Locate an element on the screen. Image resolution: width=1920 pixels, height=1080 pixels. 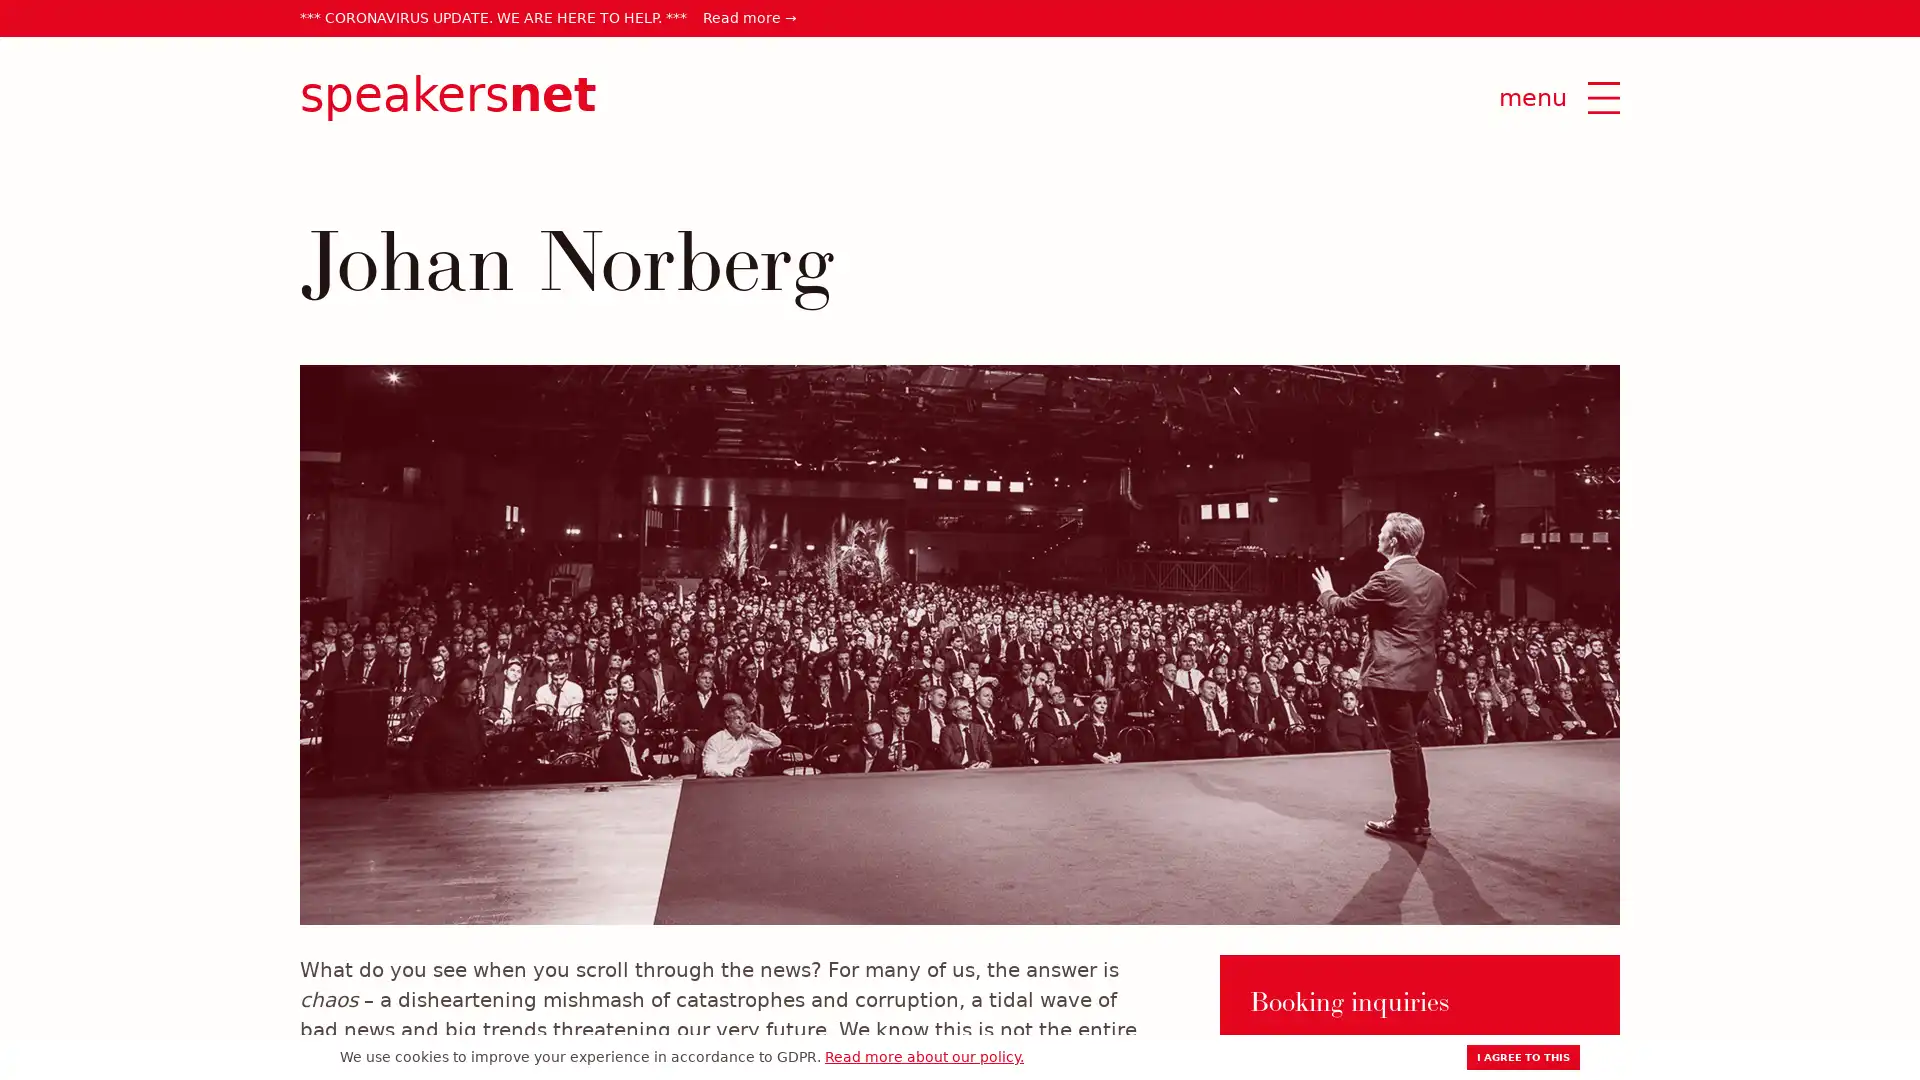
I AGREE TO THIS is located at coordinates (1522, 1056).